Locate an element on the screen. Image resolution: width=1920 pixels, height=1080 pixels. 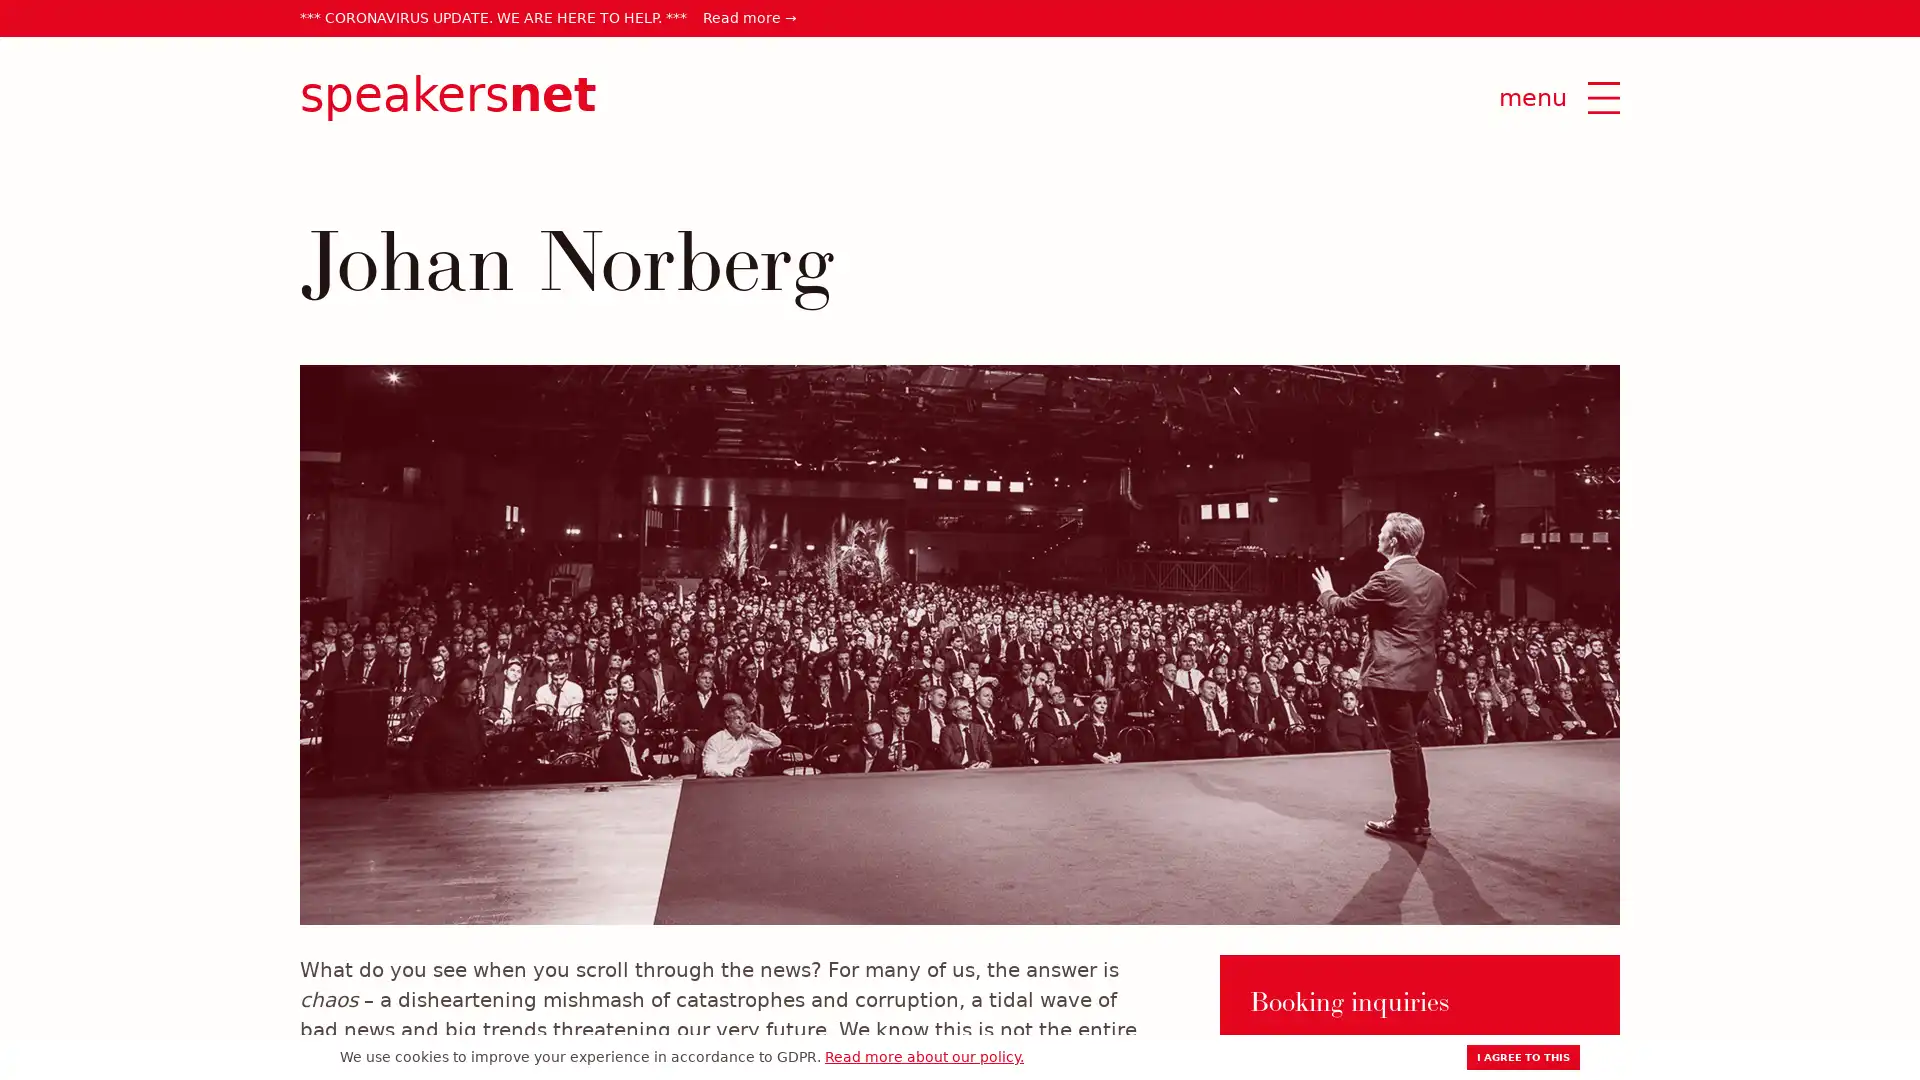
I AGREE TO THIS is located at coordinates (1522, 1056).